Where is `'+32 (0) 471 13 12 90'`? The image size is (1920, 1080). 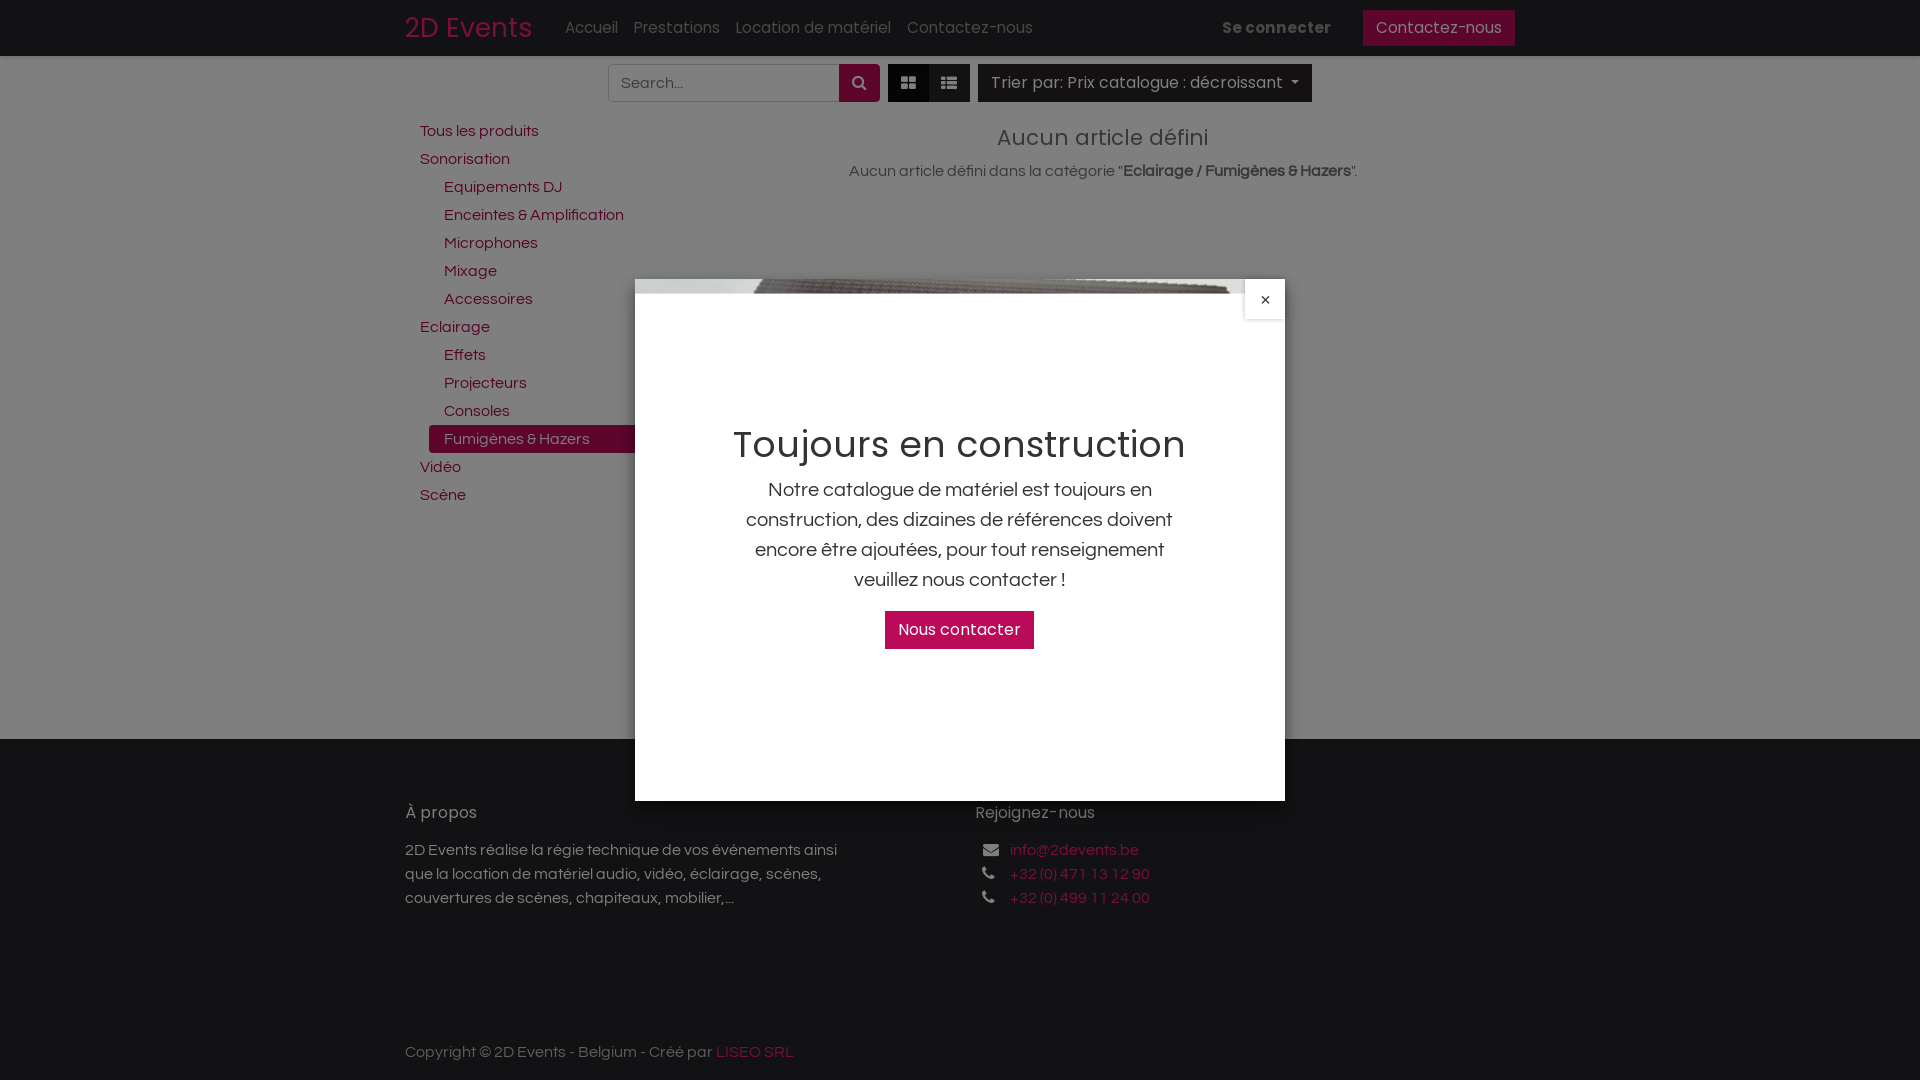
'+32 (0) 471 13 12 90' is located at coordinates (1079, 873).